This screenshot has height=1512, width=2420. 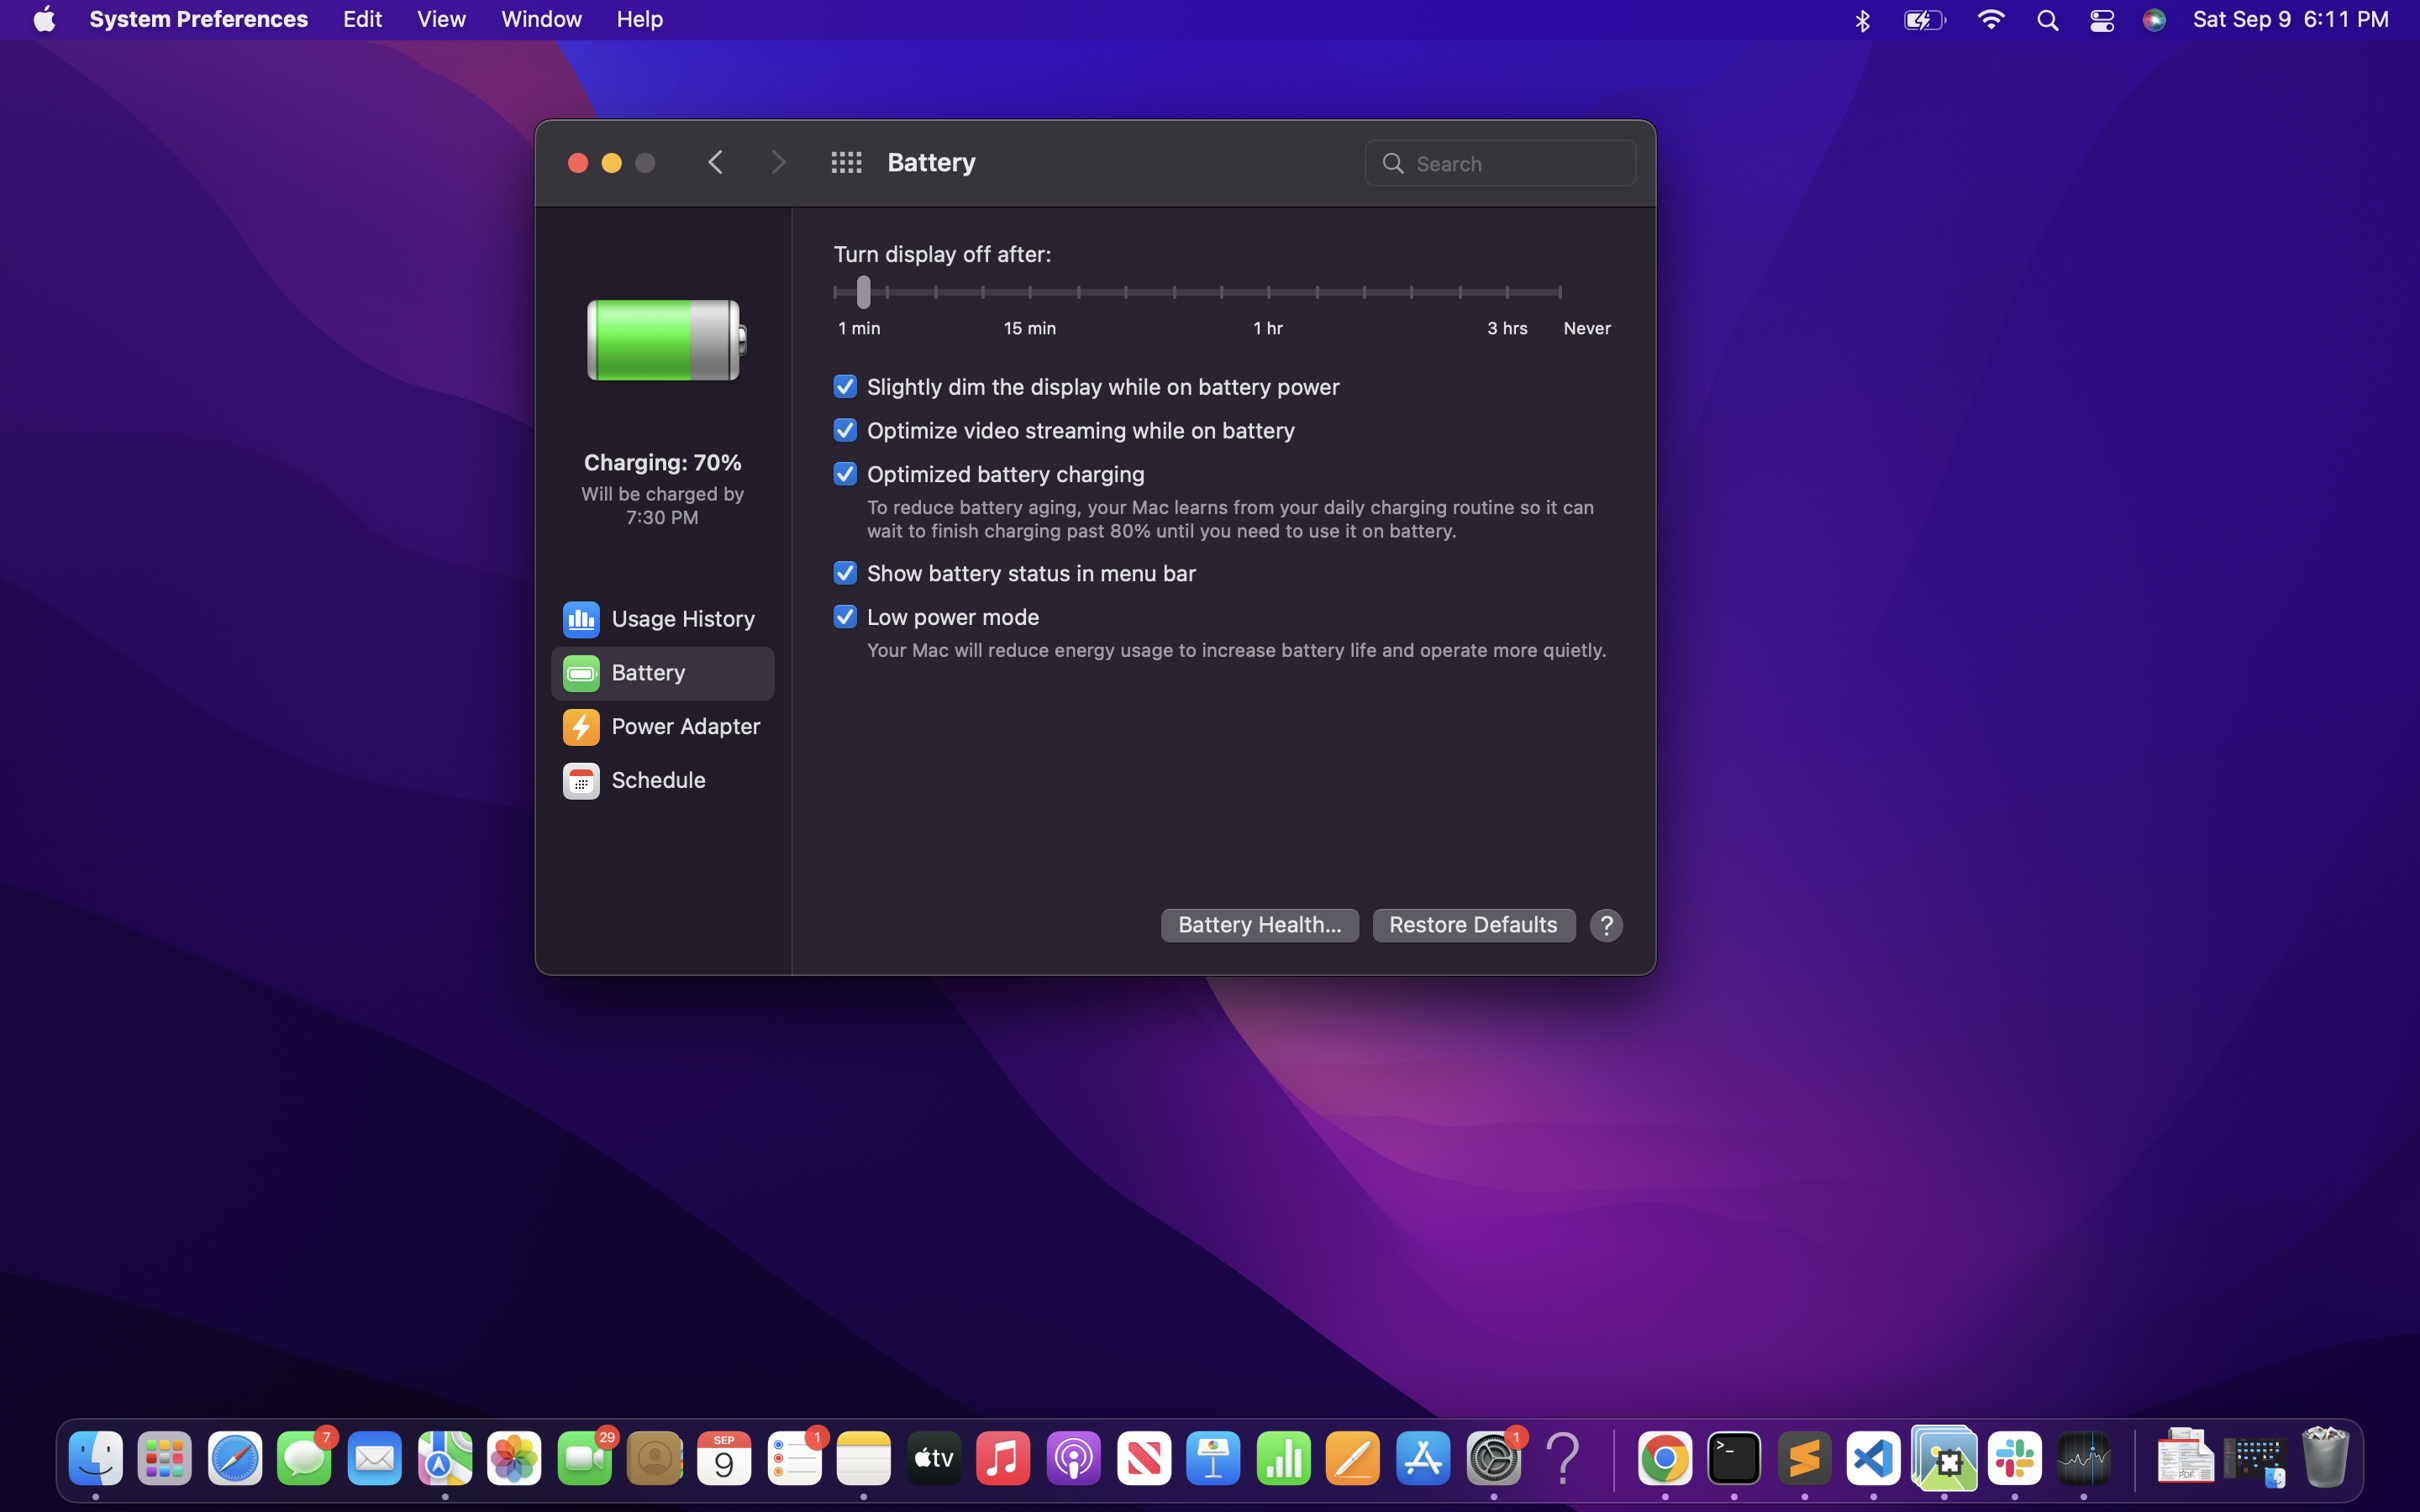 I want to click on Go back the last page of settings, so click(x=717, y=160).